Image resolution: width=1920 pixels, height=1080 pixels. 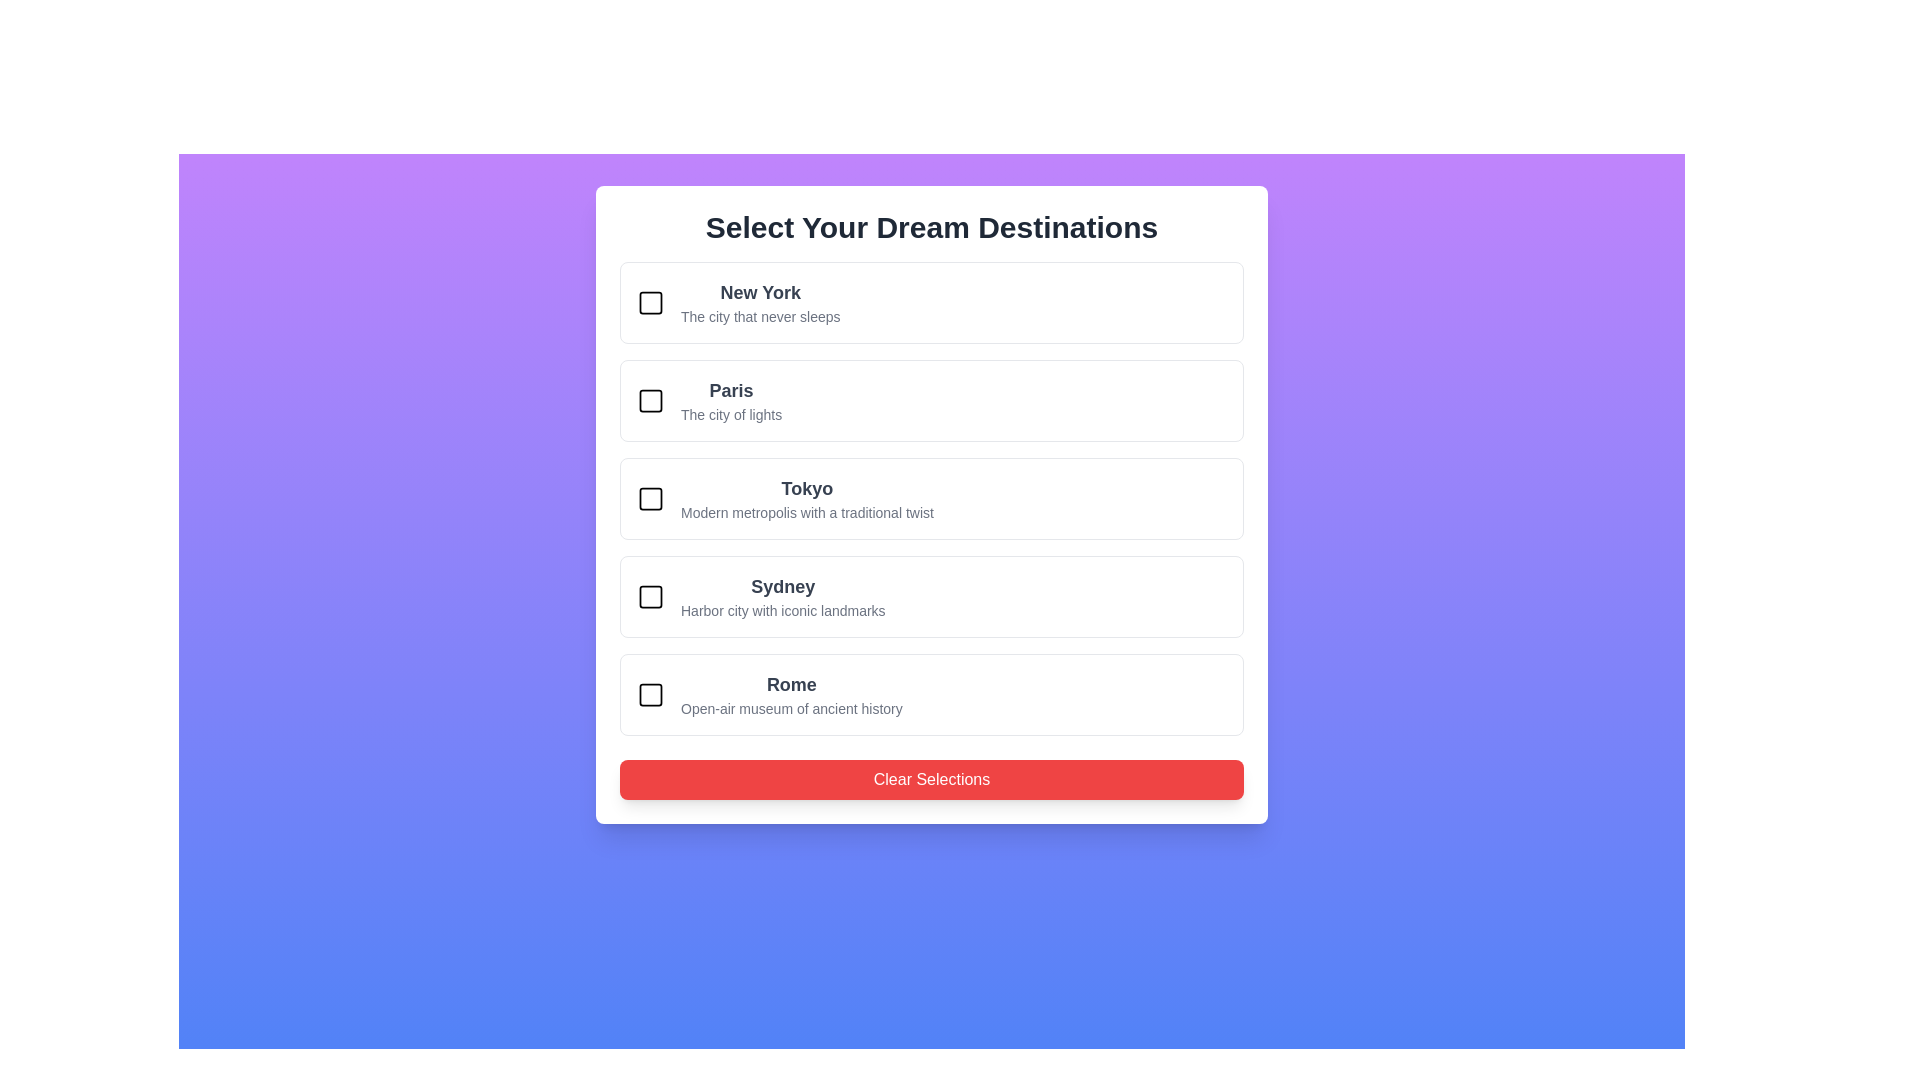 I want to click on the city Rome by clicking on its checkbox or card, so click(x=651, y=693).